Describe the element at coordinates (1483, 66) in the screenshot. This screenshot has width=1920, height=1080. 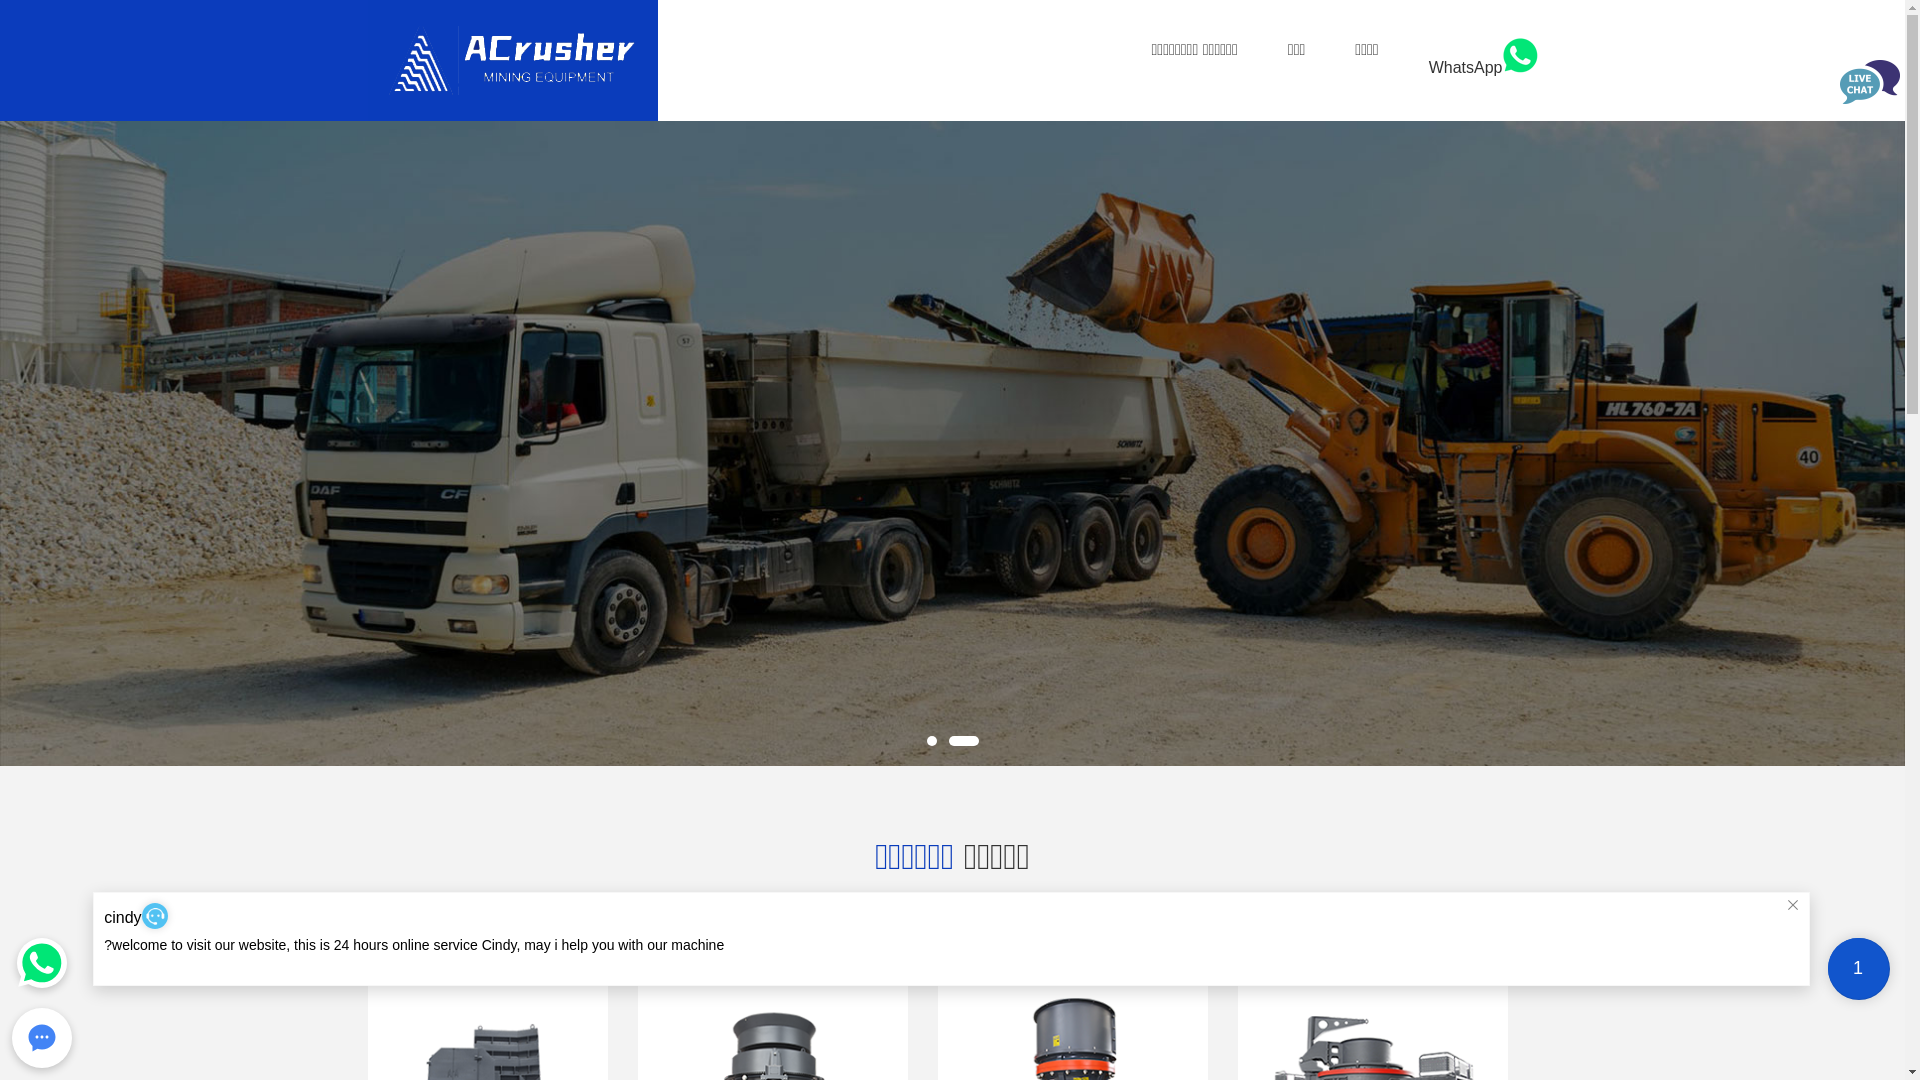
I see `'WhatsApp'` at that location.